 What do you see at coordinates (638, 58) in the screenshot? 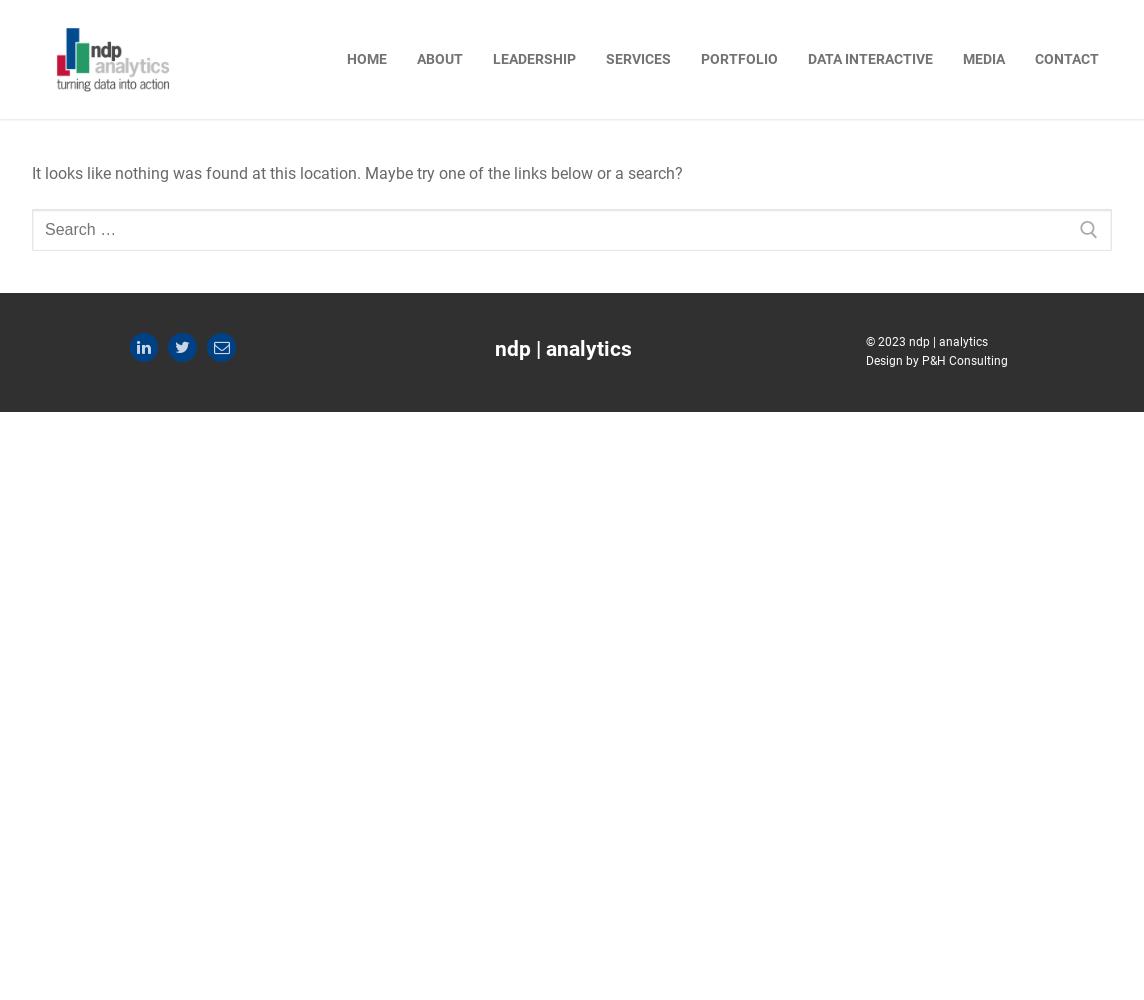
I see `'services'` at bounding box center [638, 58].